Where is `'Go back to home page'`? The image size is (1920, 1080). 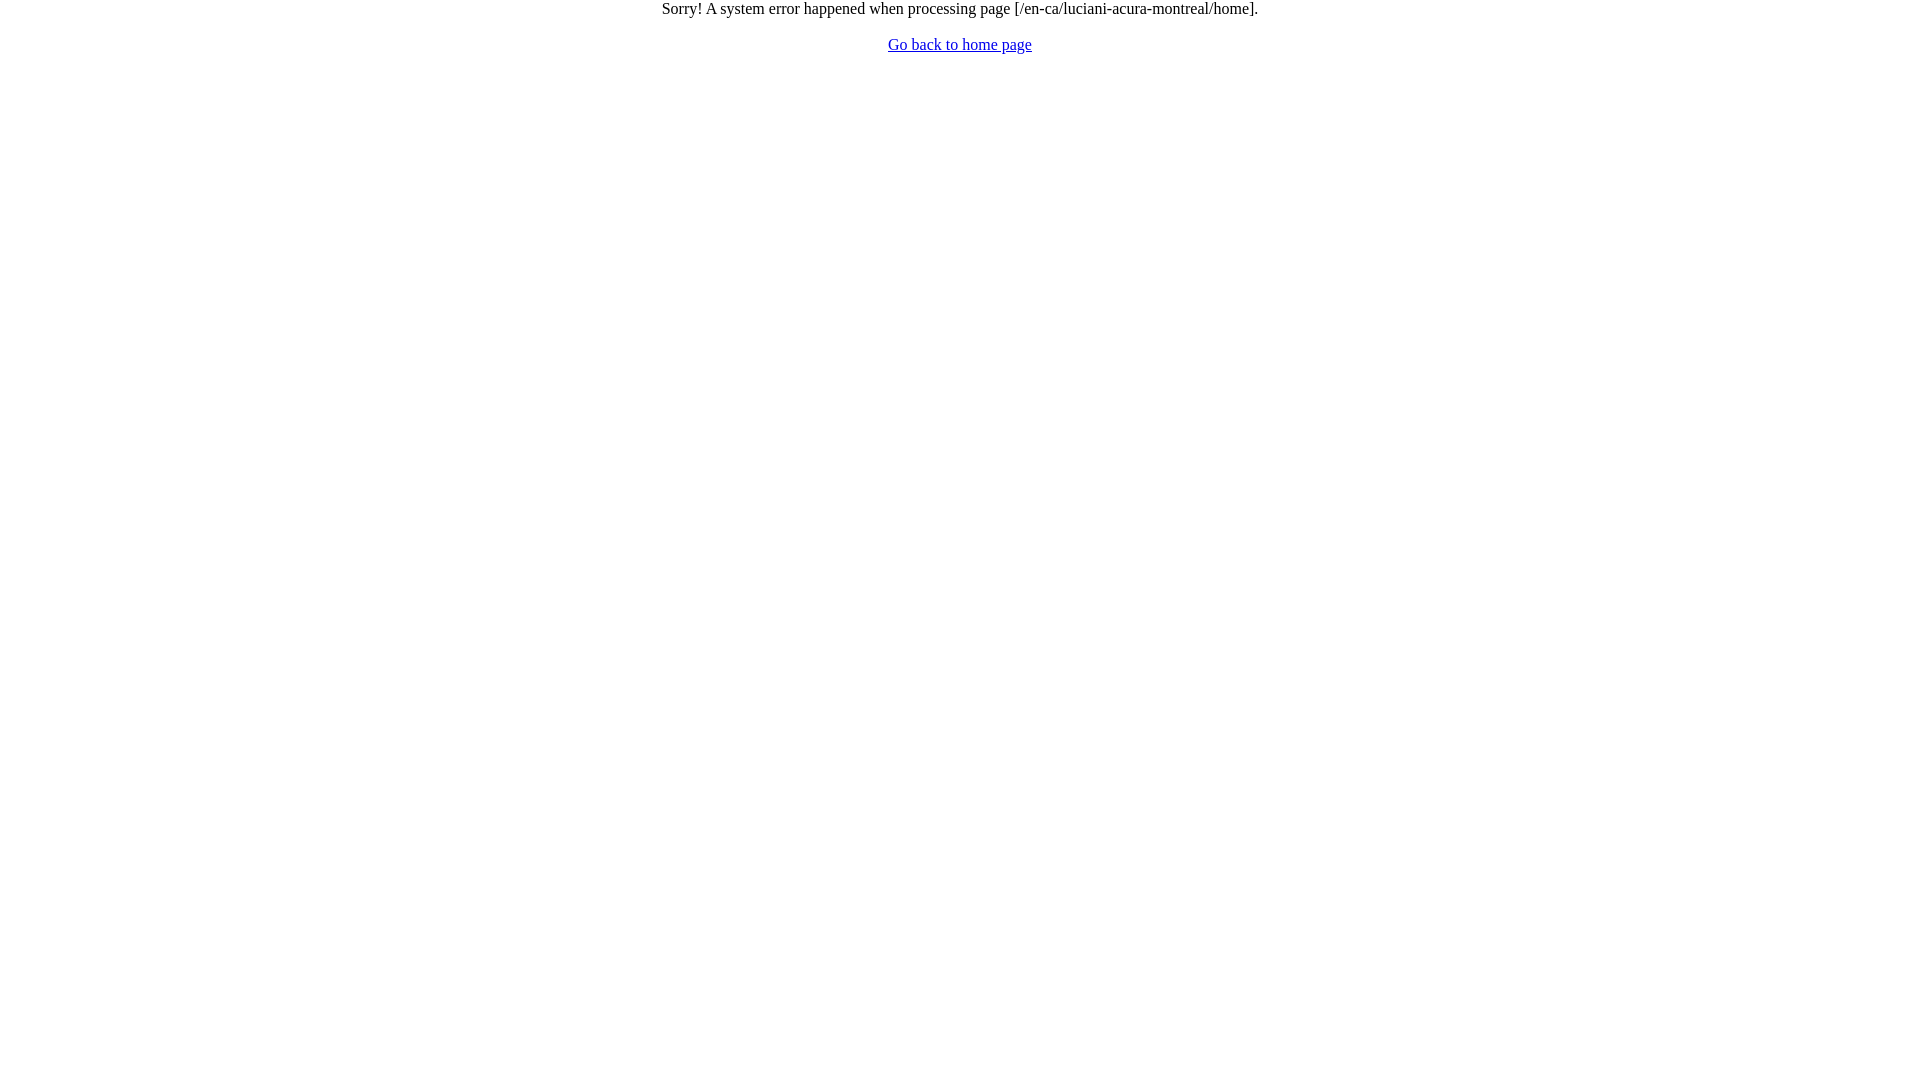 'Go back to home page' is located at coordinates (887, 44).